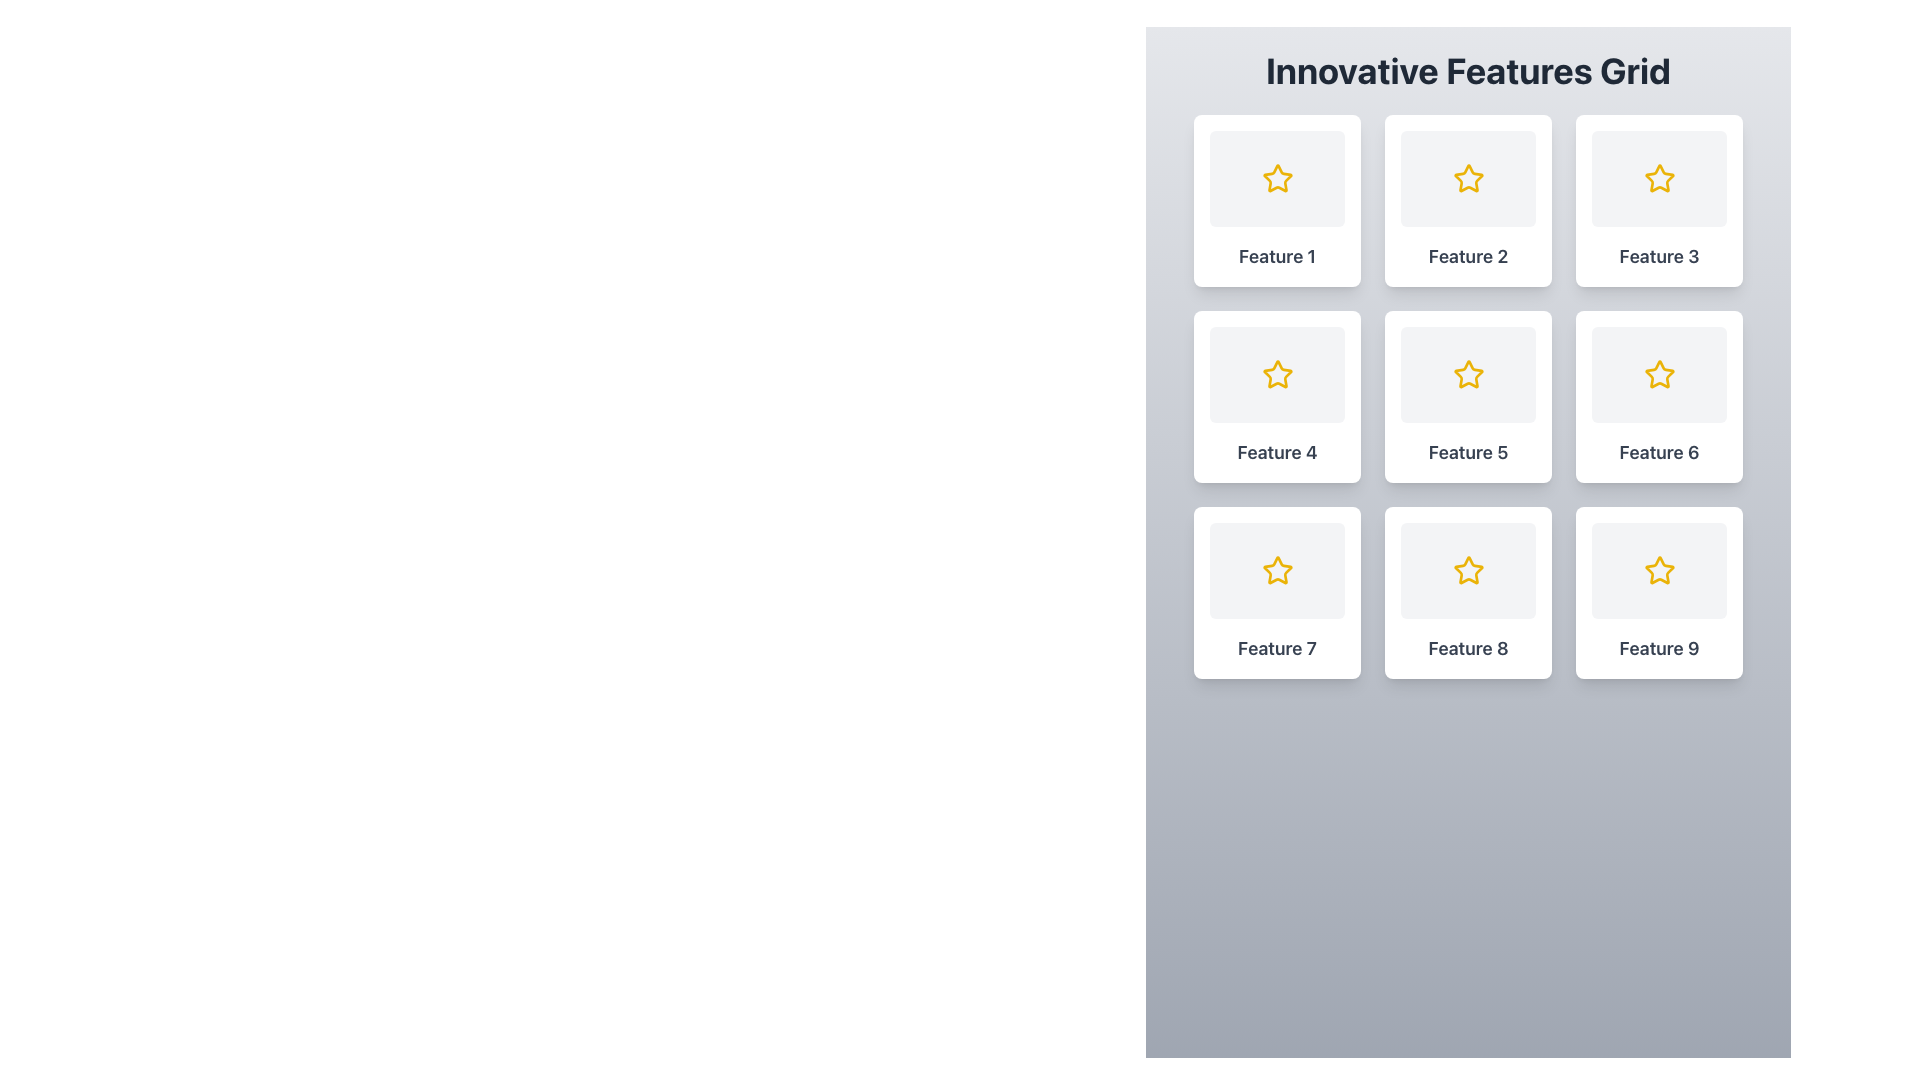 This screenshot has height=1080, width=1920. Describe the element at coordinates (1276, 374) in the screenshot. I see `the yellow star-shaped icon with a thin black outline located in the center of the card labeled 'Feature 4' in the second row of a 3x3 grid layout` at that location.